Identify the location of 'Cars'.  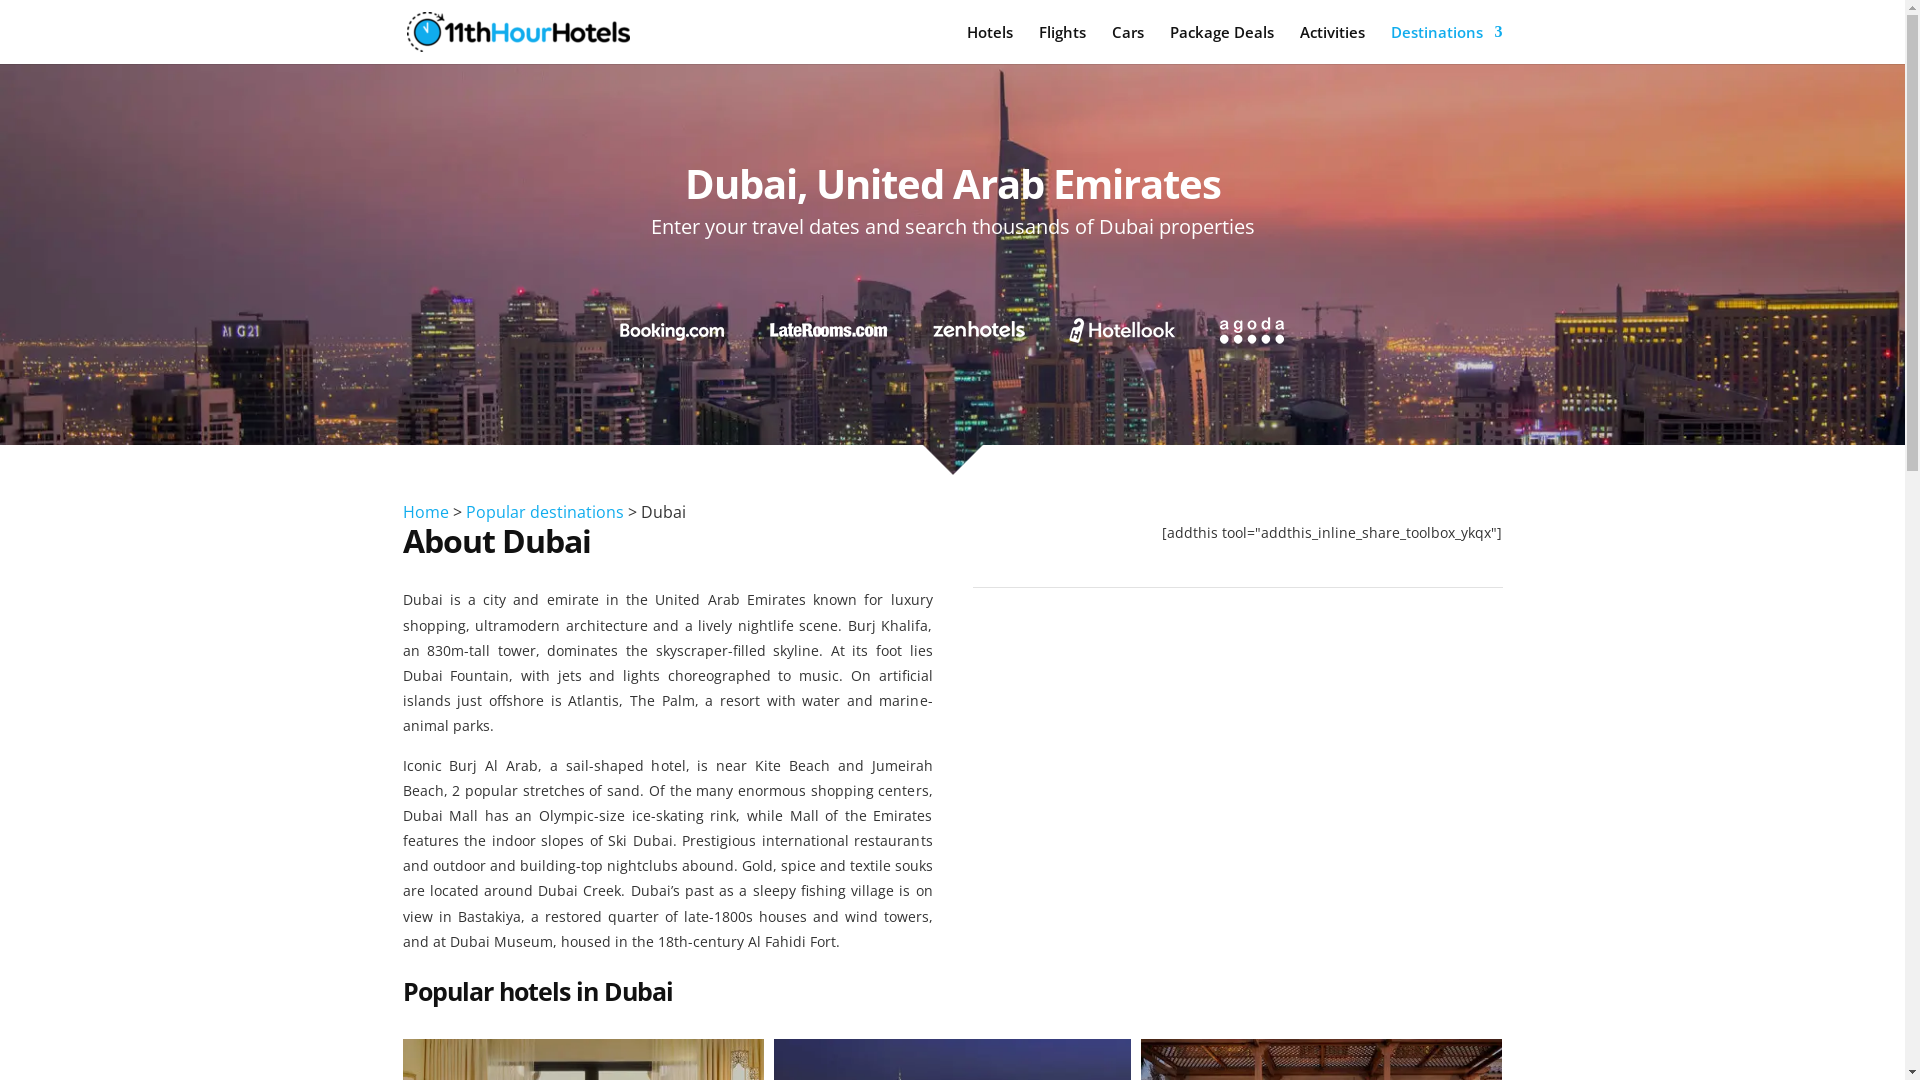
(1128, 44).